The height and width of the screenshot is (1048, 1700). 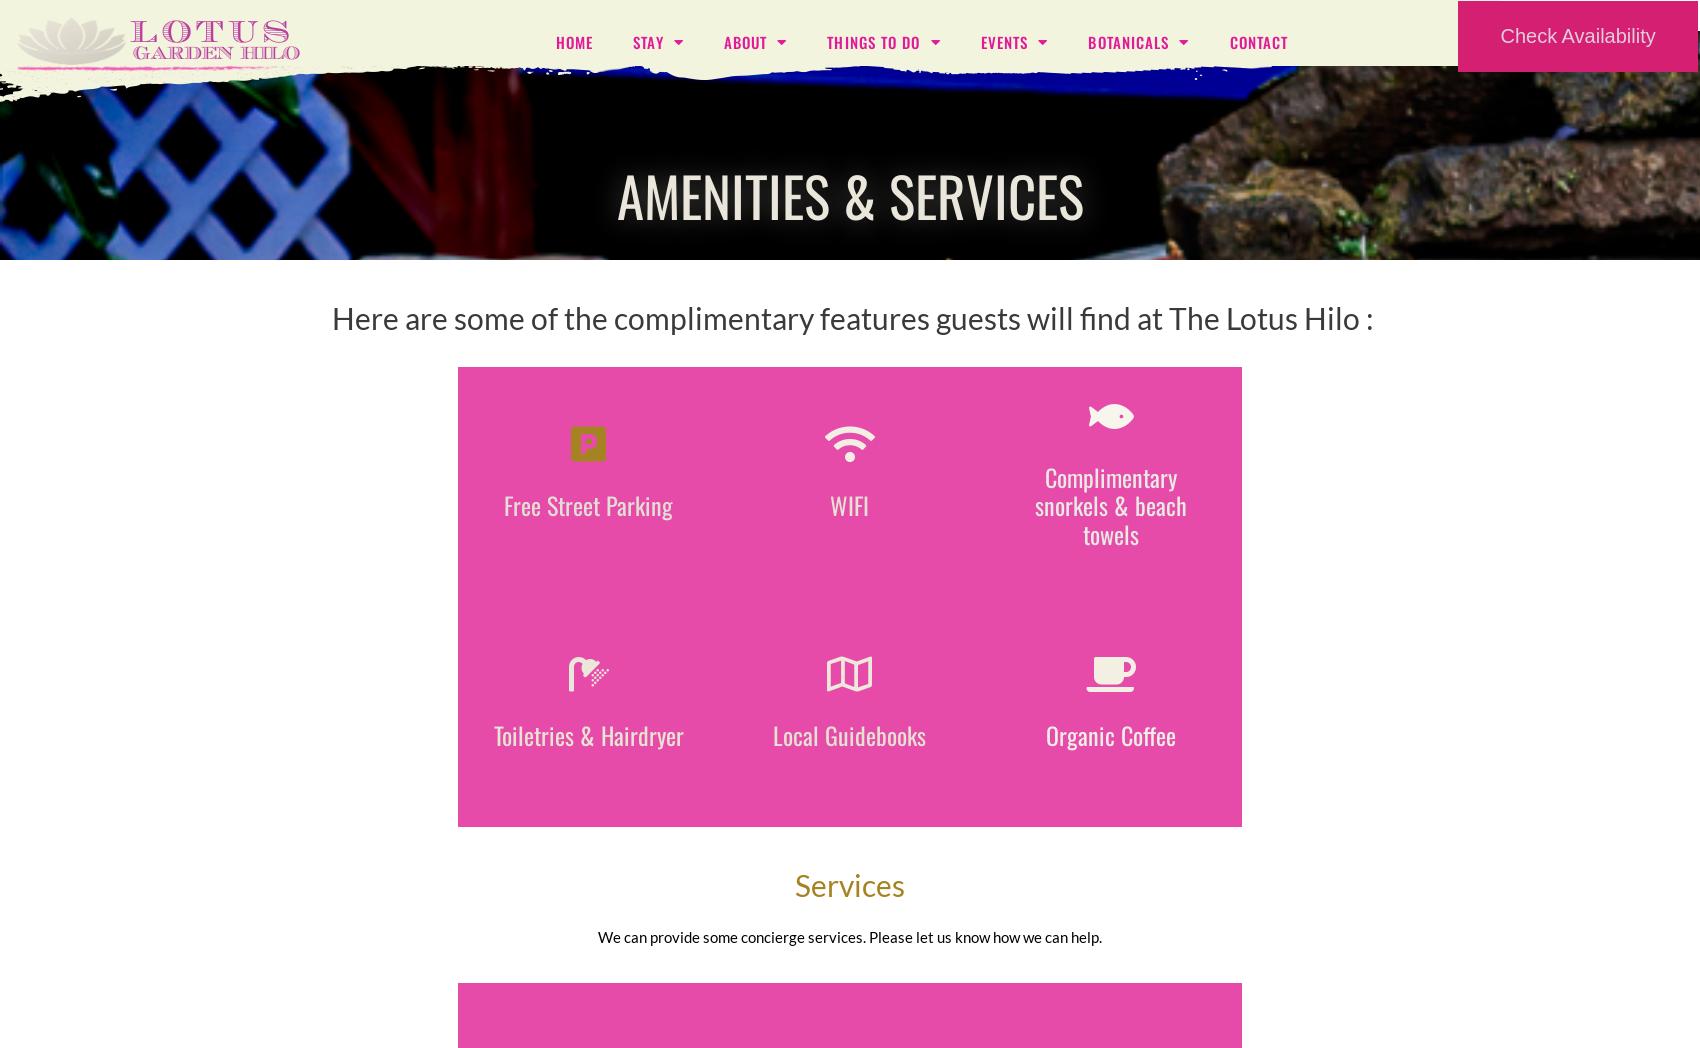 What do you see at coordinates (587, 505) in the screenshot?
I see `'Free Street Parking'` at bounding box center [587, 505].